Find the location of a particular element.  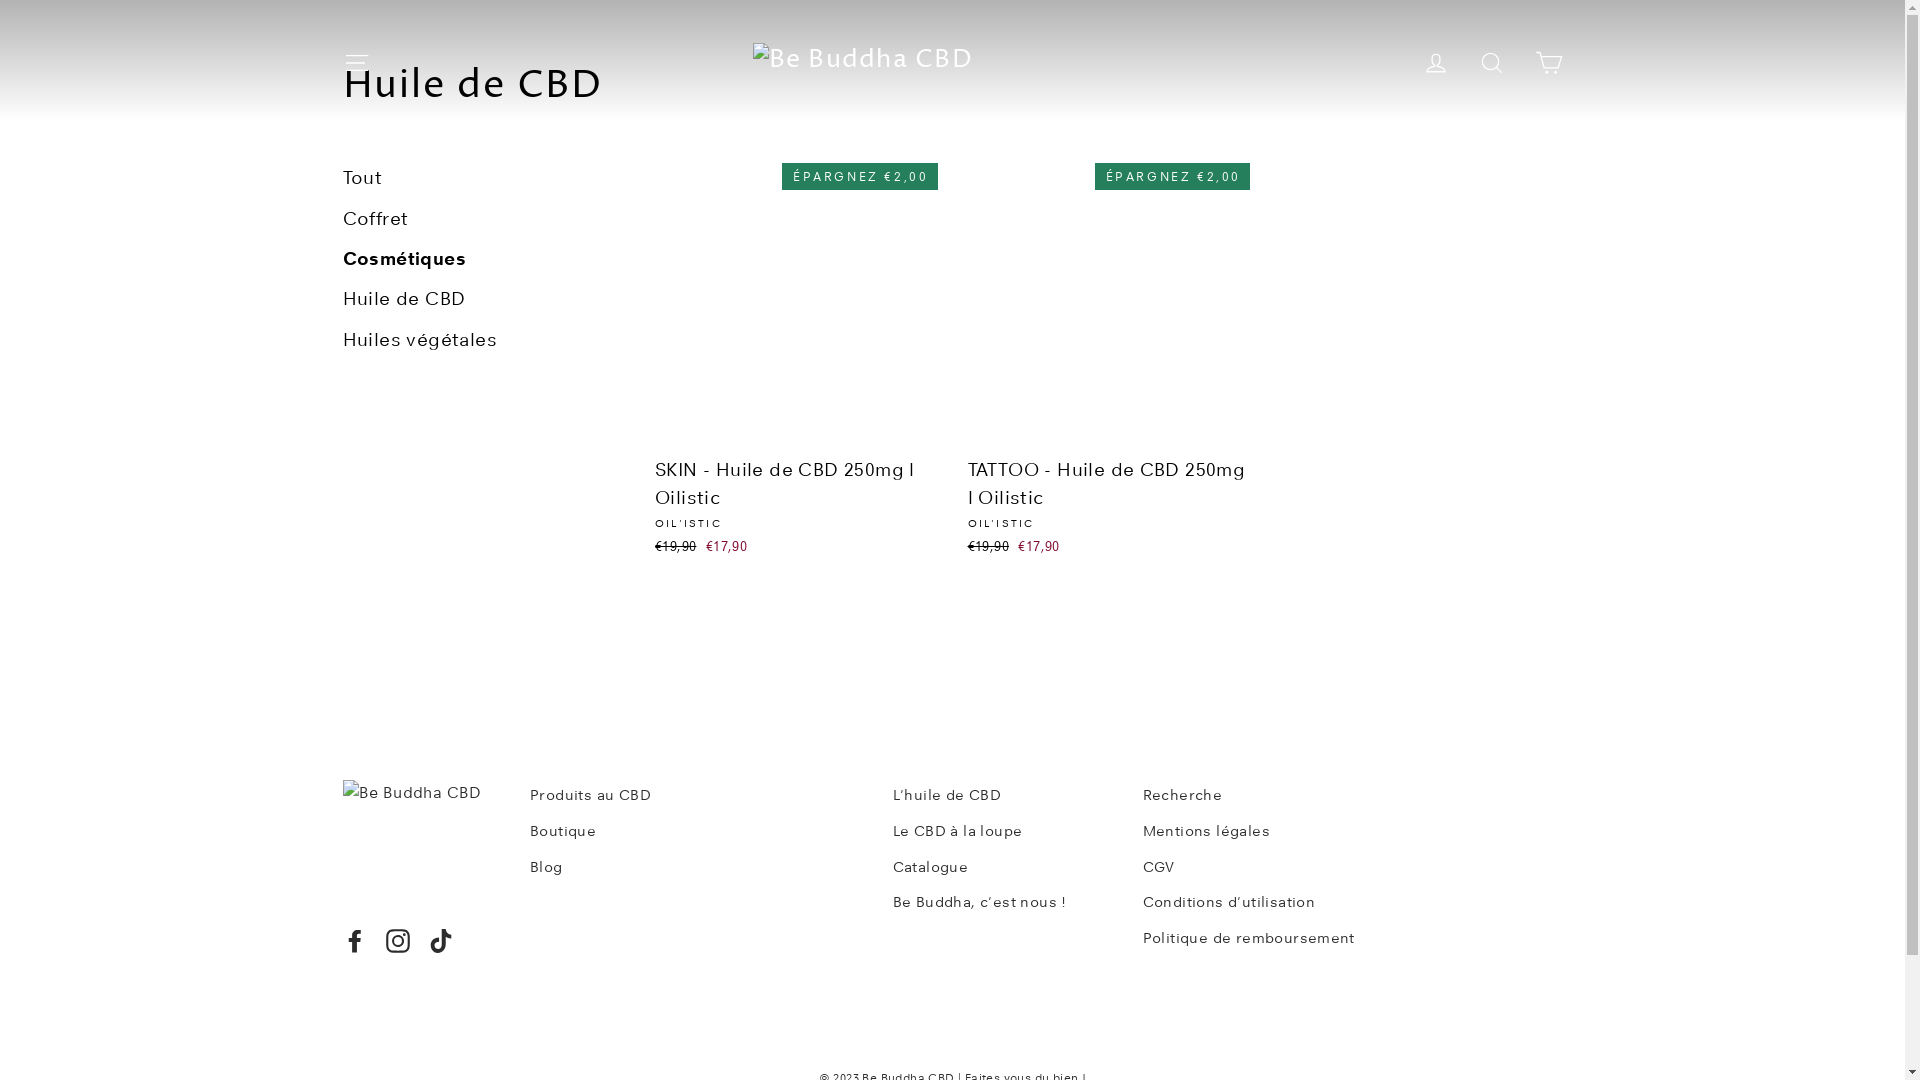

'Politique de remboursement' is located at coordinates (1142, 938).